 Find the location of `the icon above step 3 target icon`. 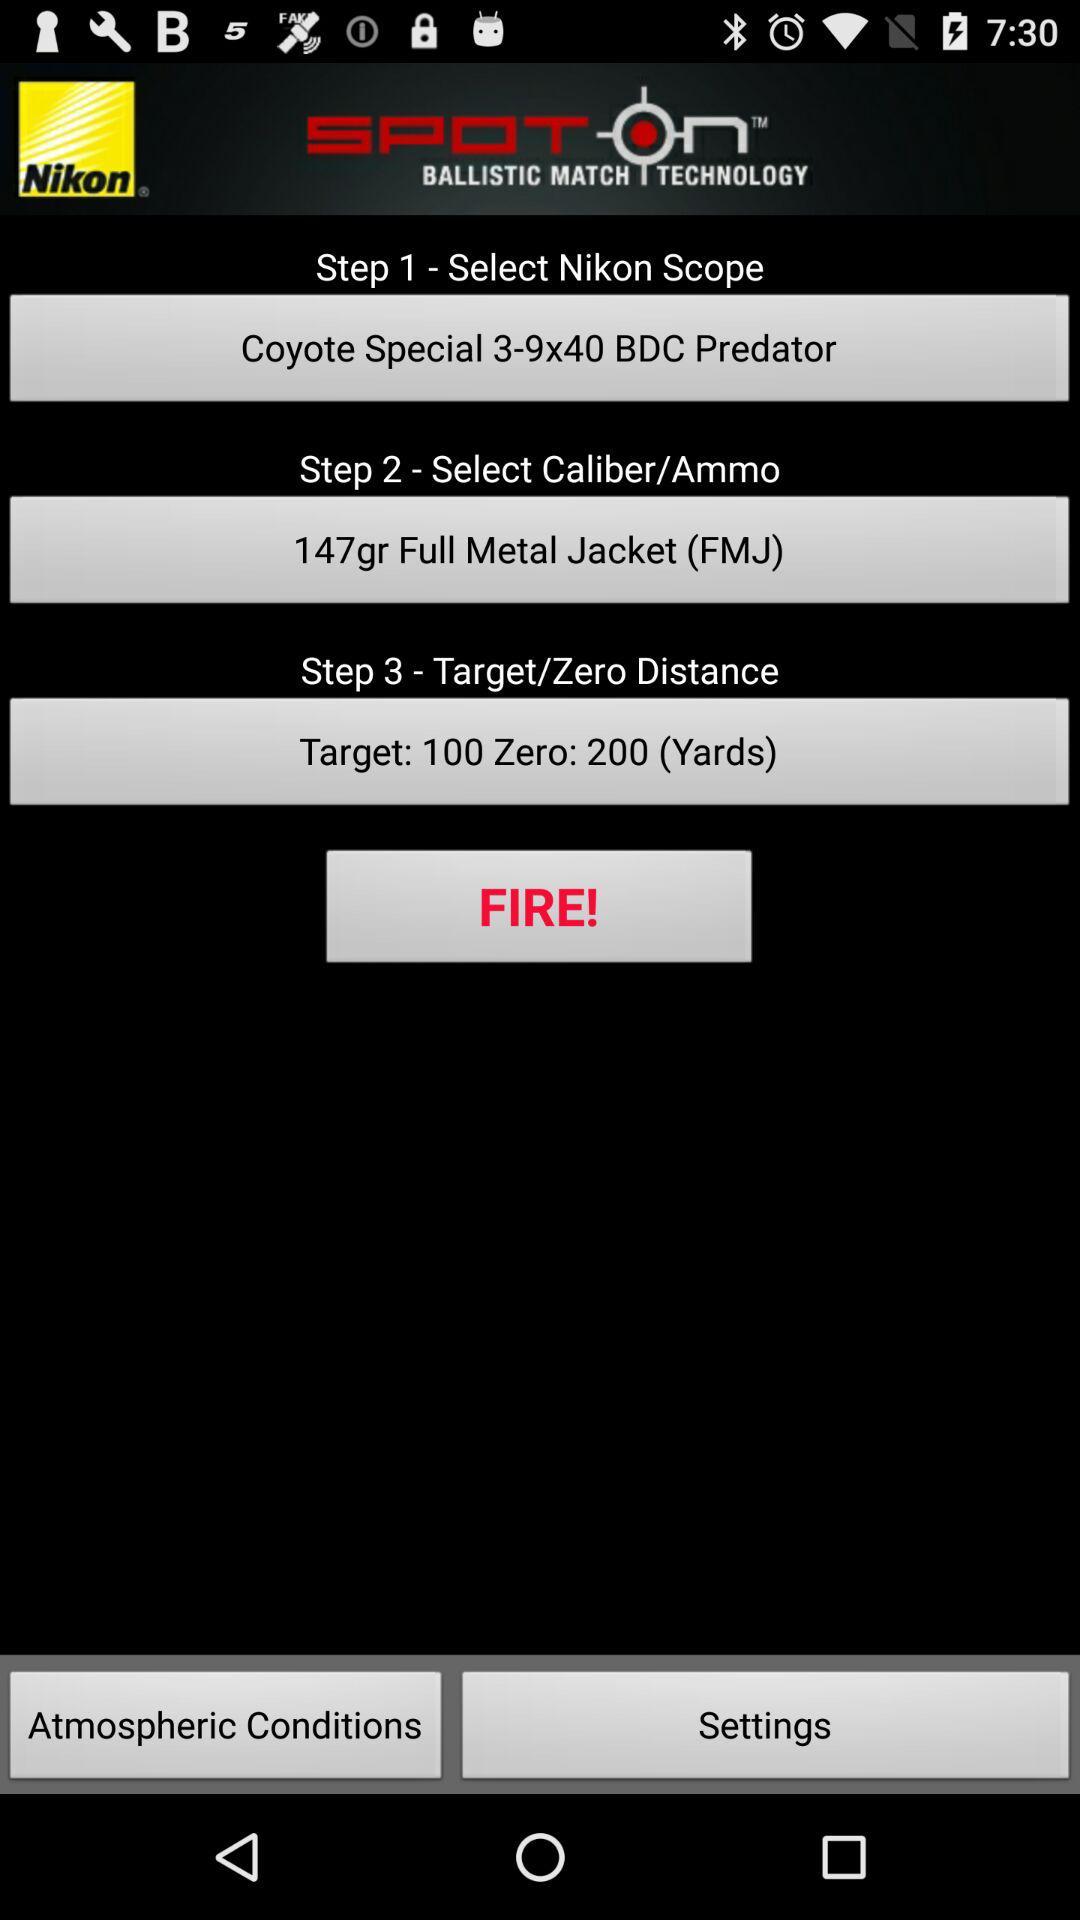

the icon above step 3 target icon is located at coordinates (540, 555).